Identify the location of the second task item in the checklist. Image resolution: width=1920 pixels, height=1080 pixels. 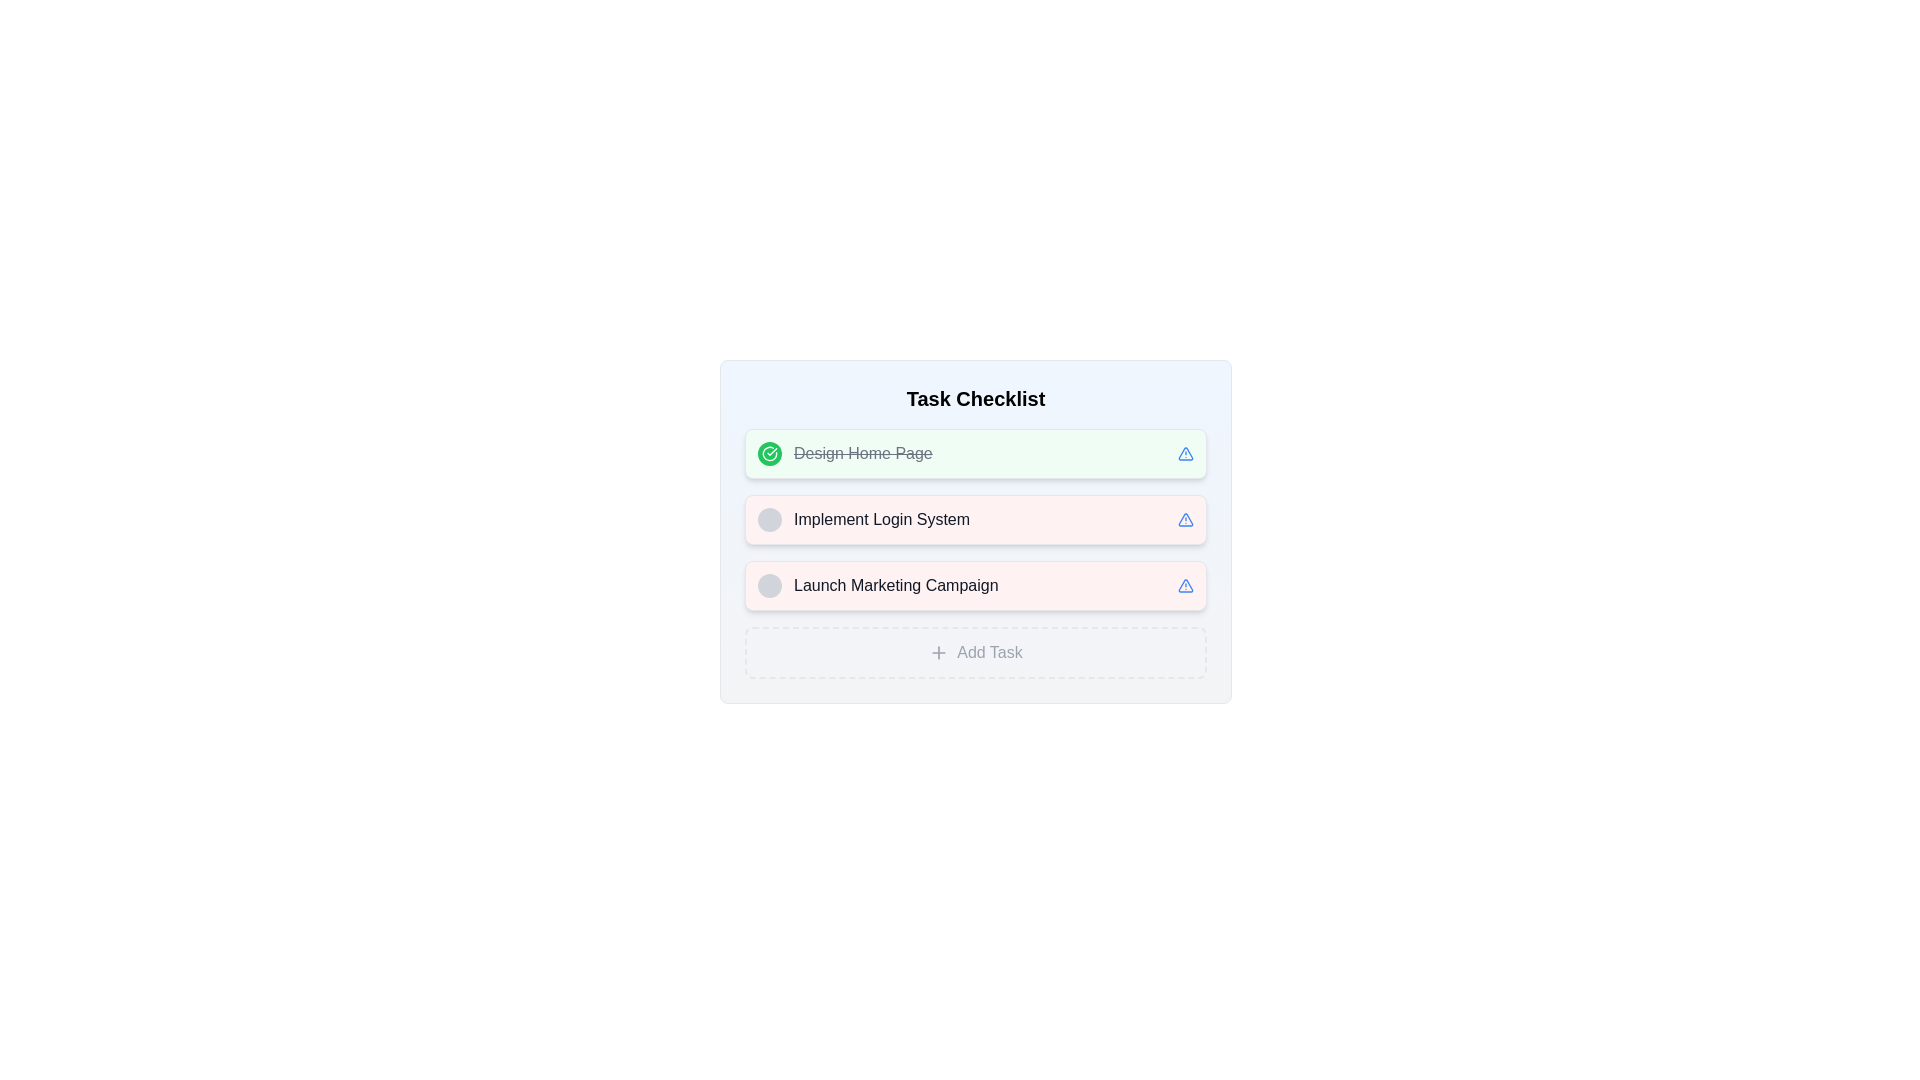
(975, 519).